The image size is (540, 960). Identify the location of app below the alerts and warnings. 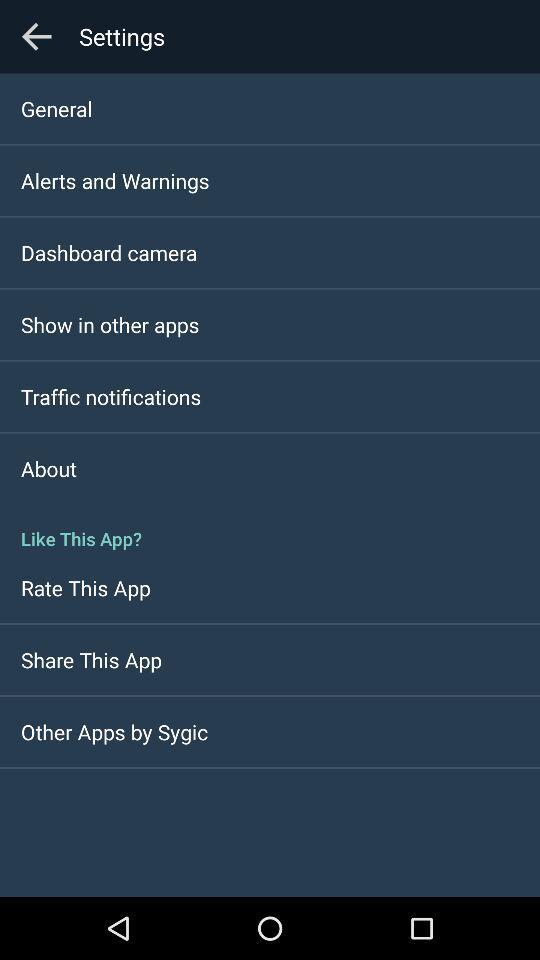
(109, 251).